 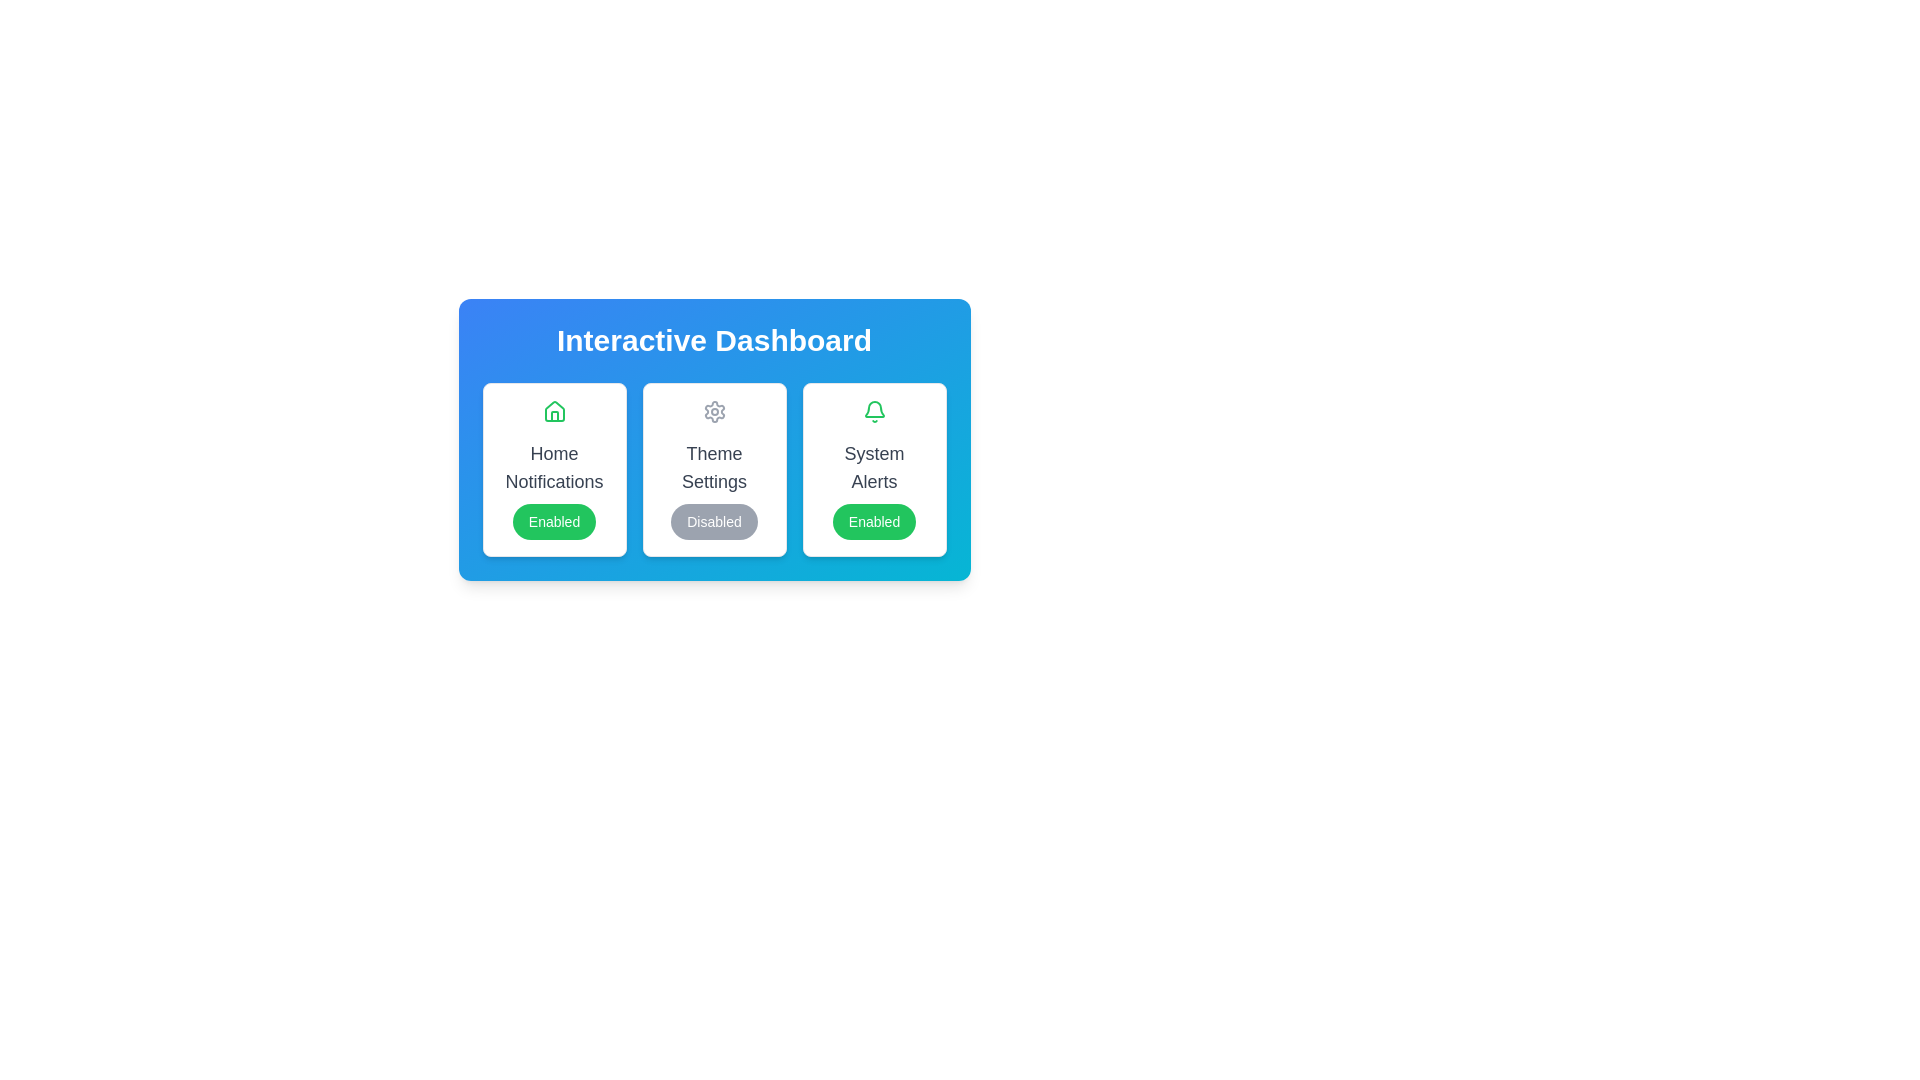 What do you see at coordinates (874, 470) in the screenshot?
I see `the 'System Alerts' card to toggle its state` at bounding box center [874, 470].